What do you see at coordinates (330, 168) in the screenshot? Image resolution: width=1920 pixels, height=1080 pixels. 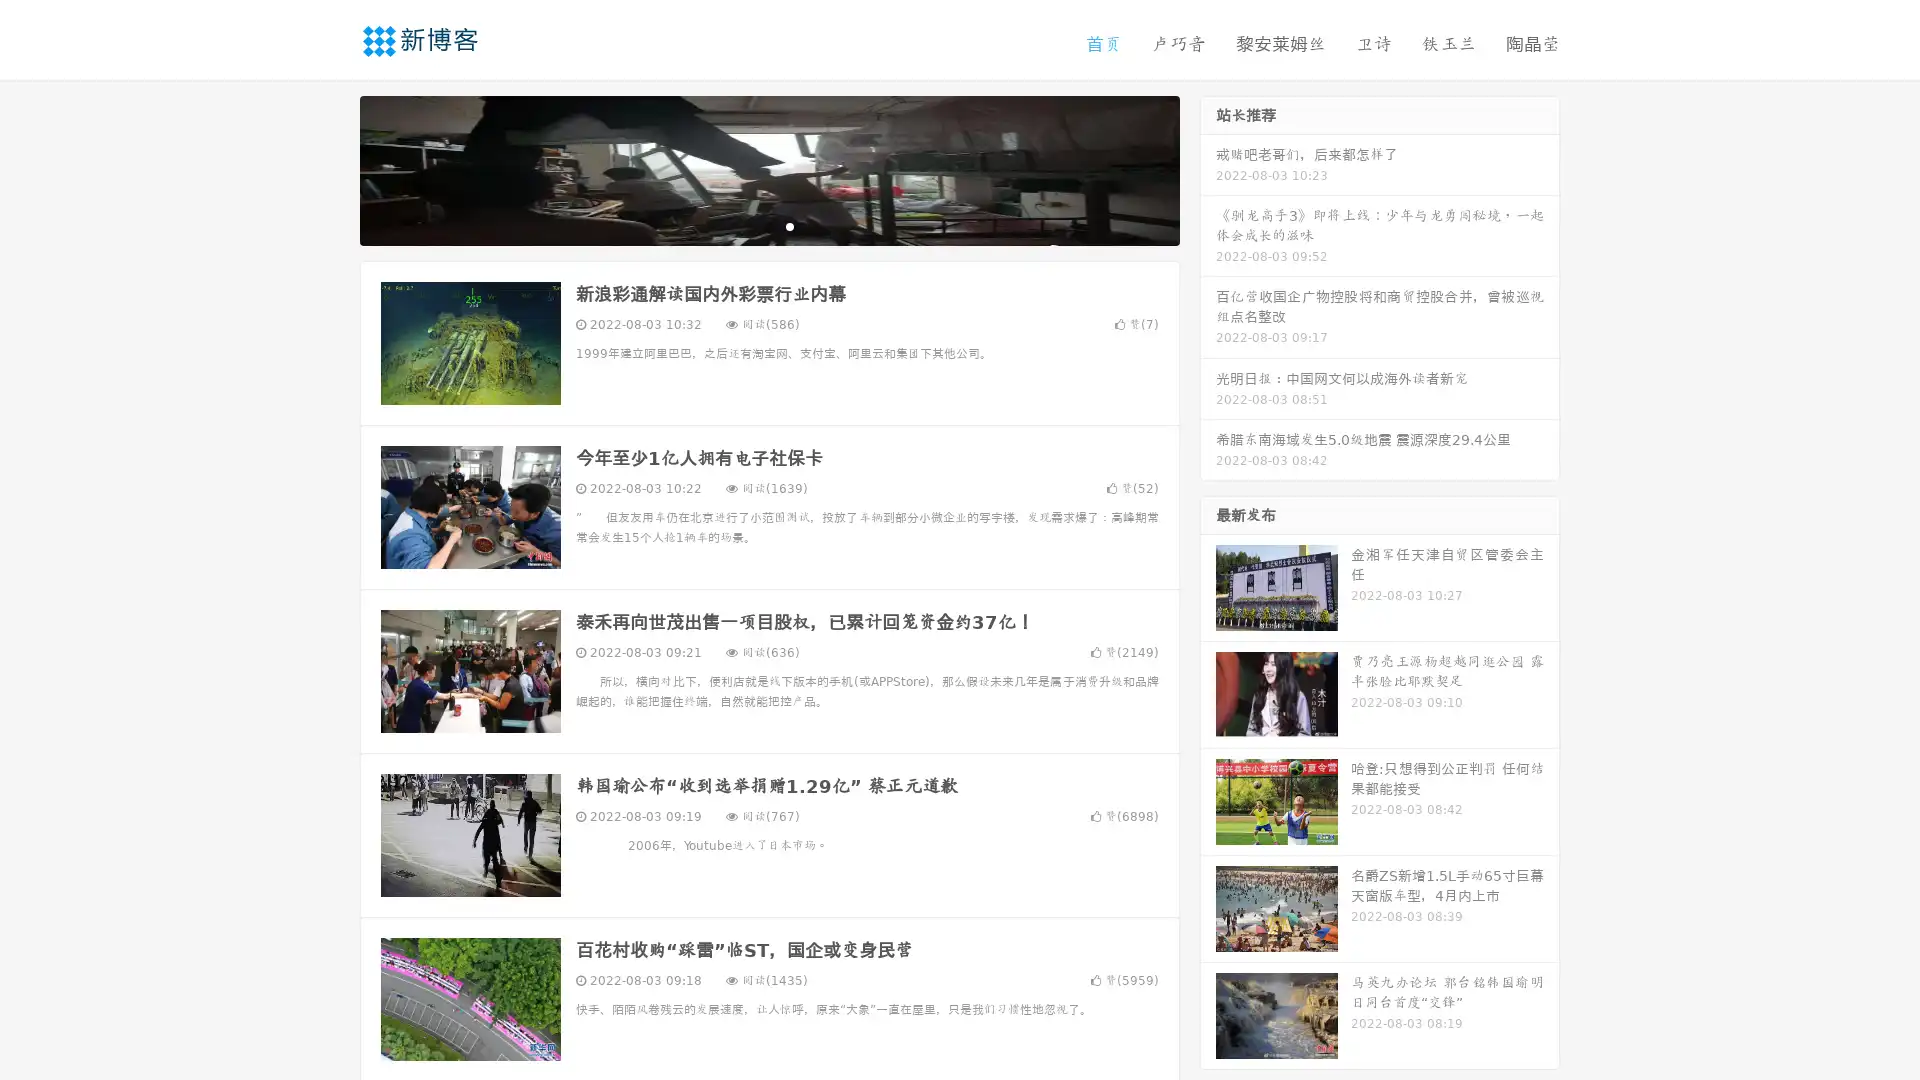 I see `Previous slide` at bounding box center [330, 168].